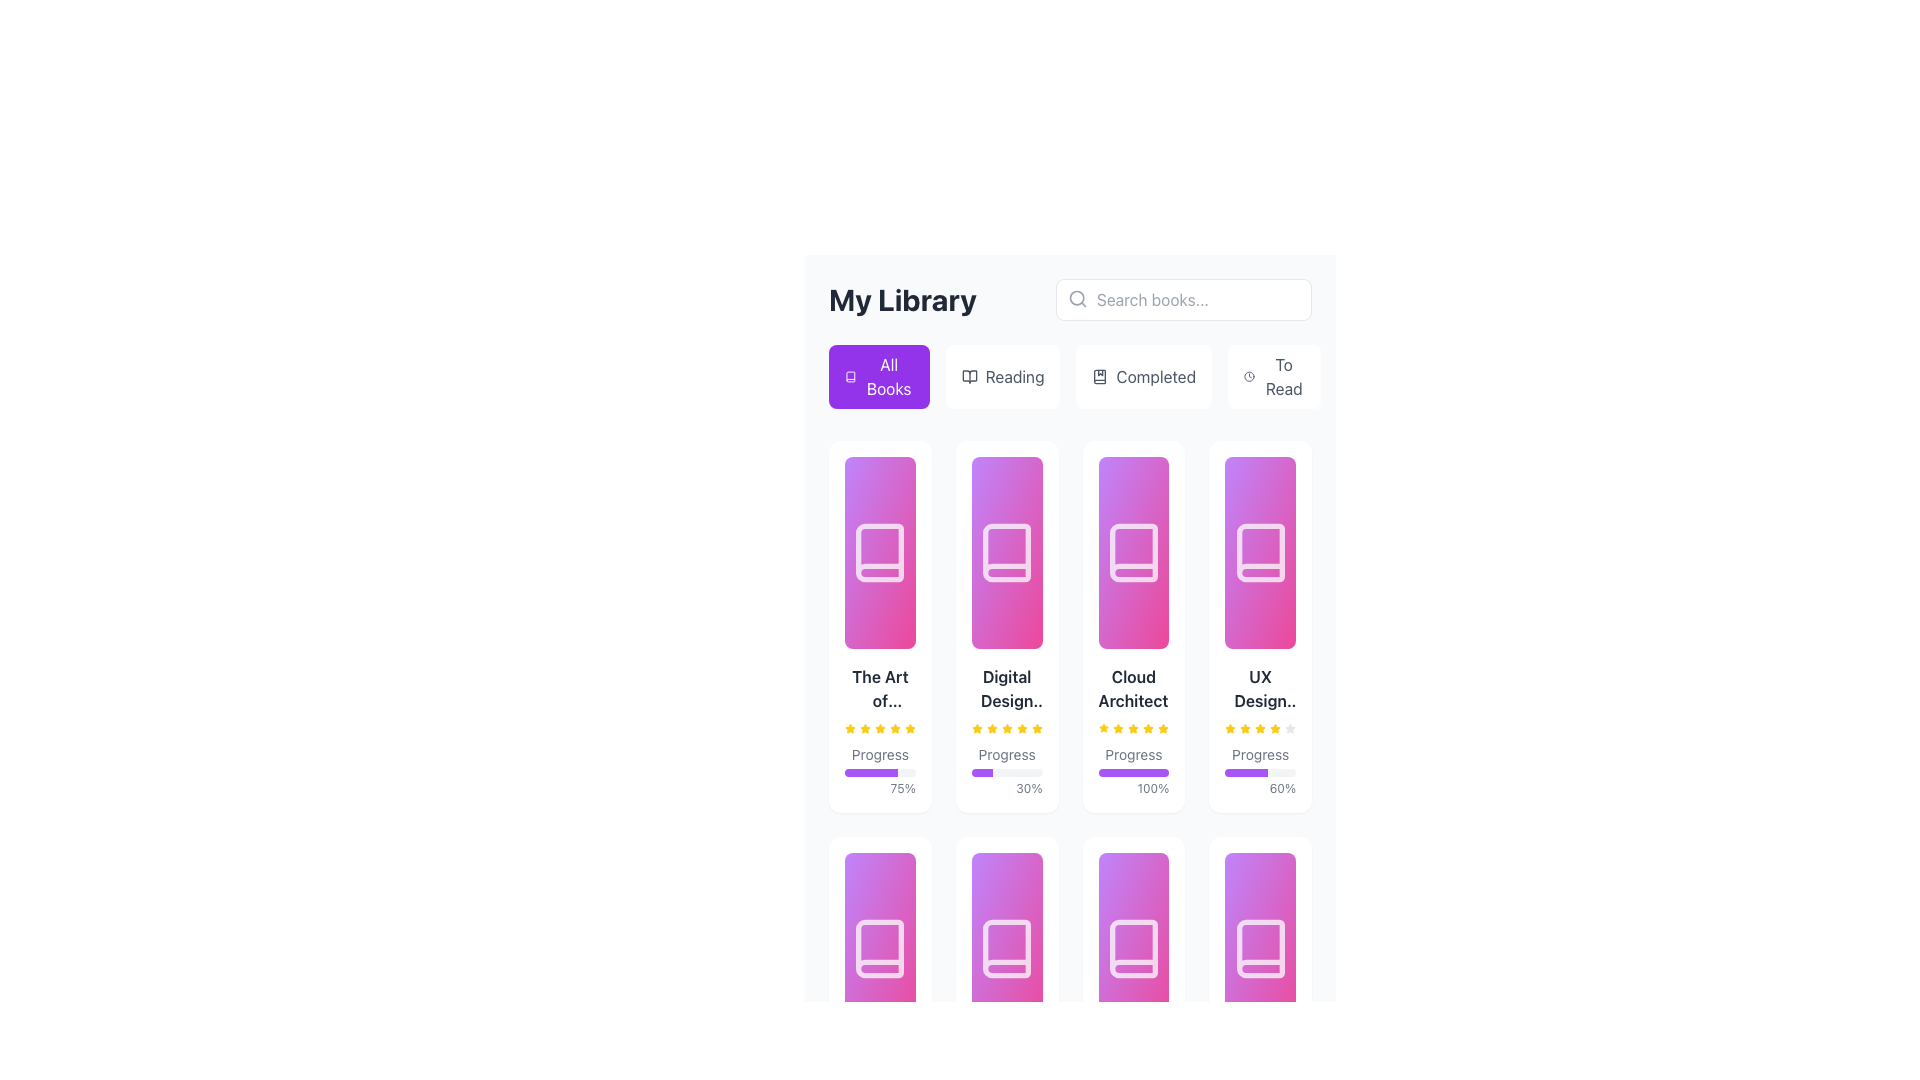 The image size is (1920, 1080). What do you see at coordinates (1133, 552) in the screenshot?
I see `the decorative book icon located in the third column of the first row within the 'My Library' section` at bounding box center [1133, 552].